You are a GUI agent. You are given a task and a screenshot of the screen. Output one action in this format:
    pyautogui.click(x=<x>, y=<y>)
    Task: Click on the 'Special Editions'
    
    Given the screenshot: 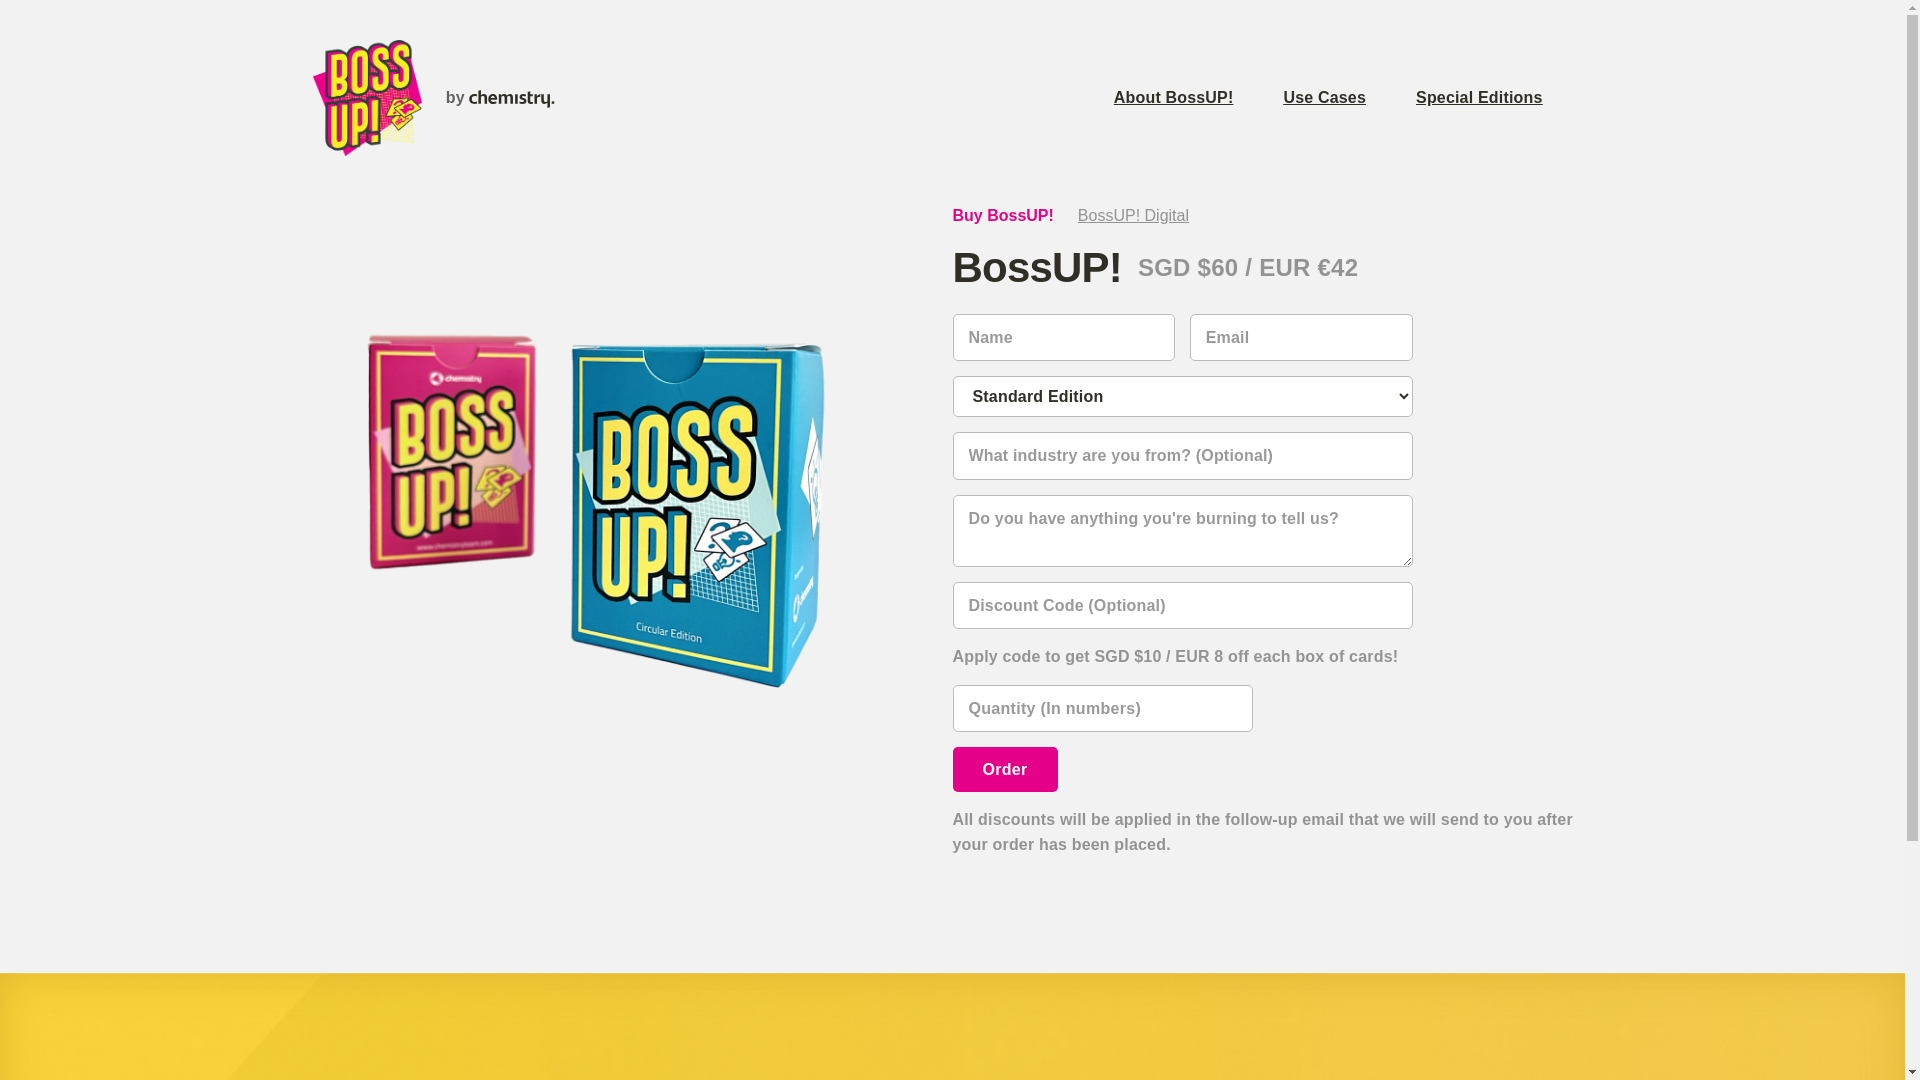 What is the action you would take?
    pyautogui.click(x=1503, y=97)
    